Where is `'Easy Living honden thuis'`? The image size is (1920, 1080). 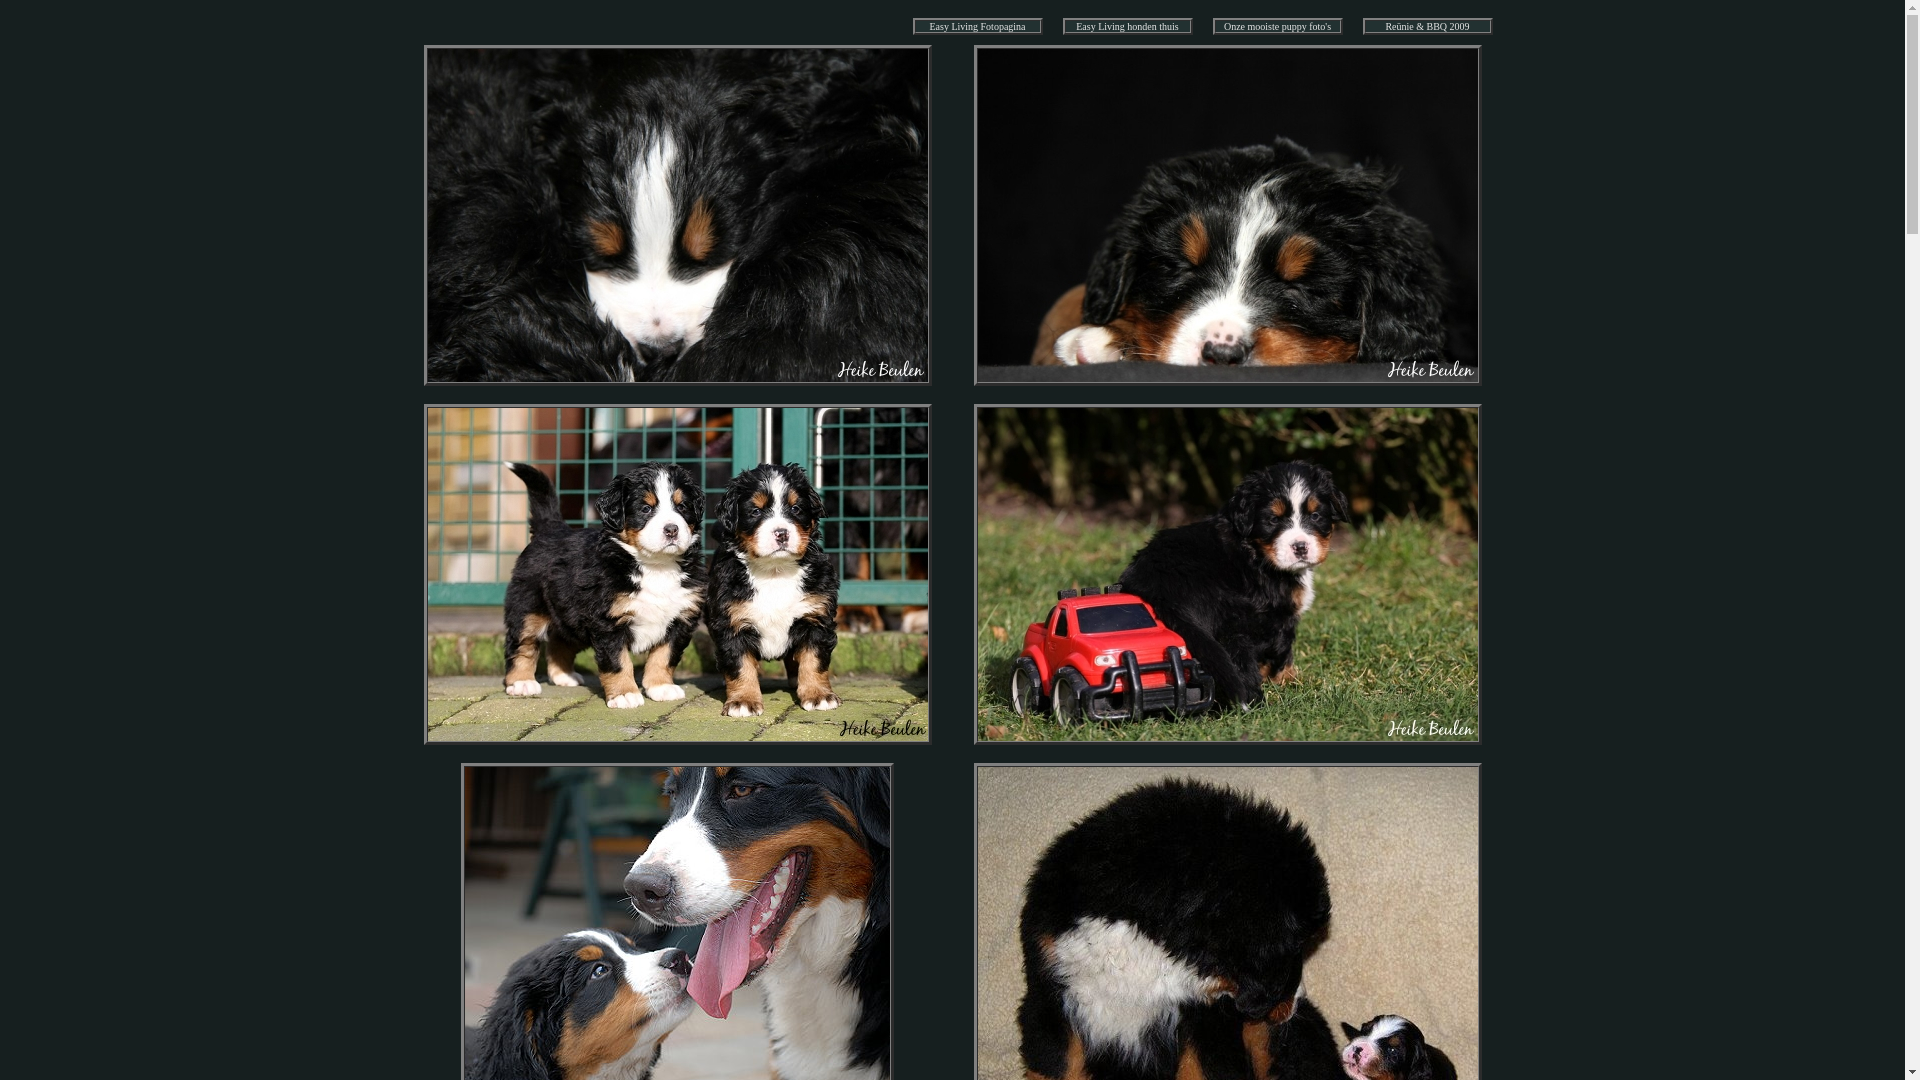 'Easy Living honden thuis' is located at coordinates (1127, 26).